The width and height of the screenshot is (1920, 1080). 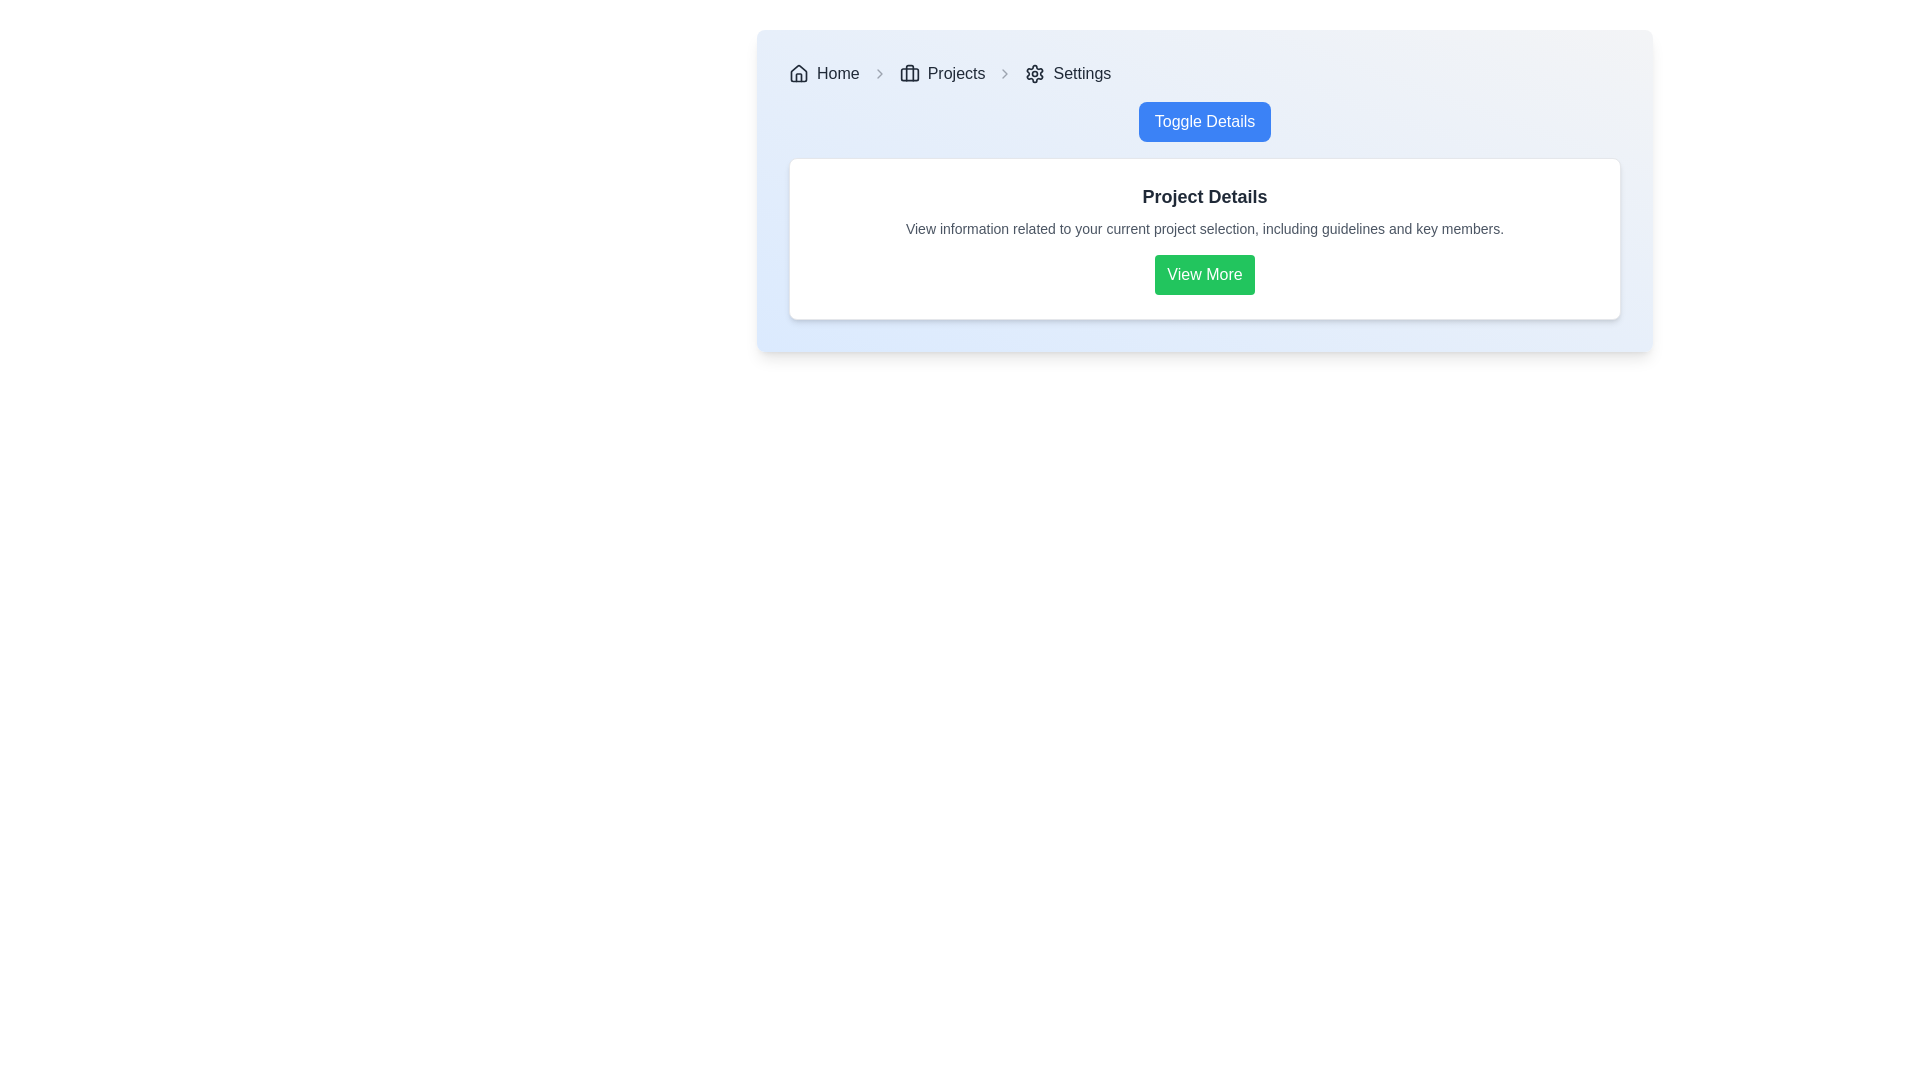 I want to click on the right-pointing chevron icon, which serves as a navigational indicator between 'Projects' and 'Settings' in the breadcrumb navigation bar, so click(x=1005, y=72).